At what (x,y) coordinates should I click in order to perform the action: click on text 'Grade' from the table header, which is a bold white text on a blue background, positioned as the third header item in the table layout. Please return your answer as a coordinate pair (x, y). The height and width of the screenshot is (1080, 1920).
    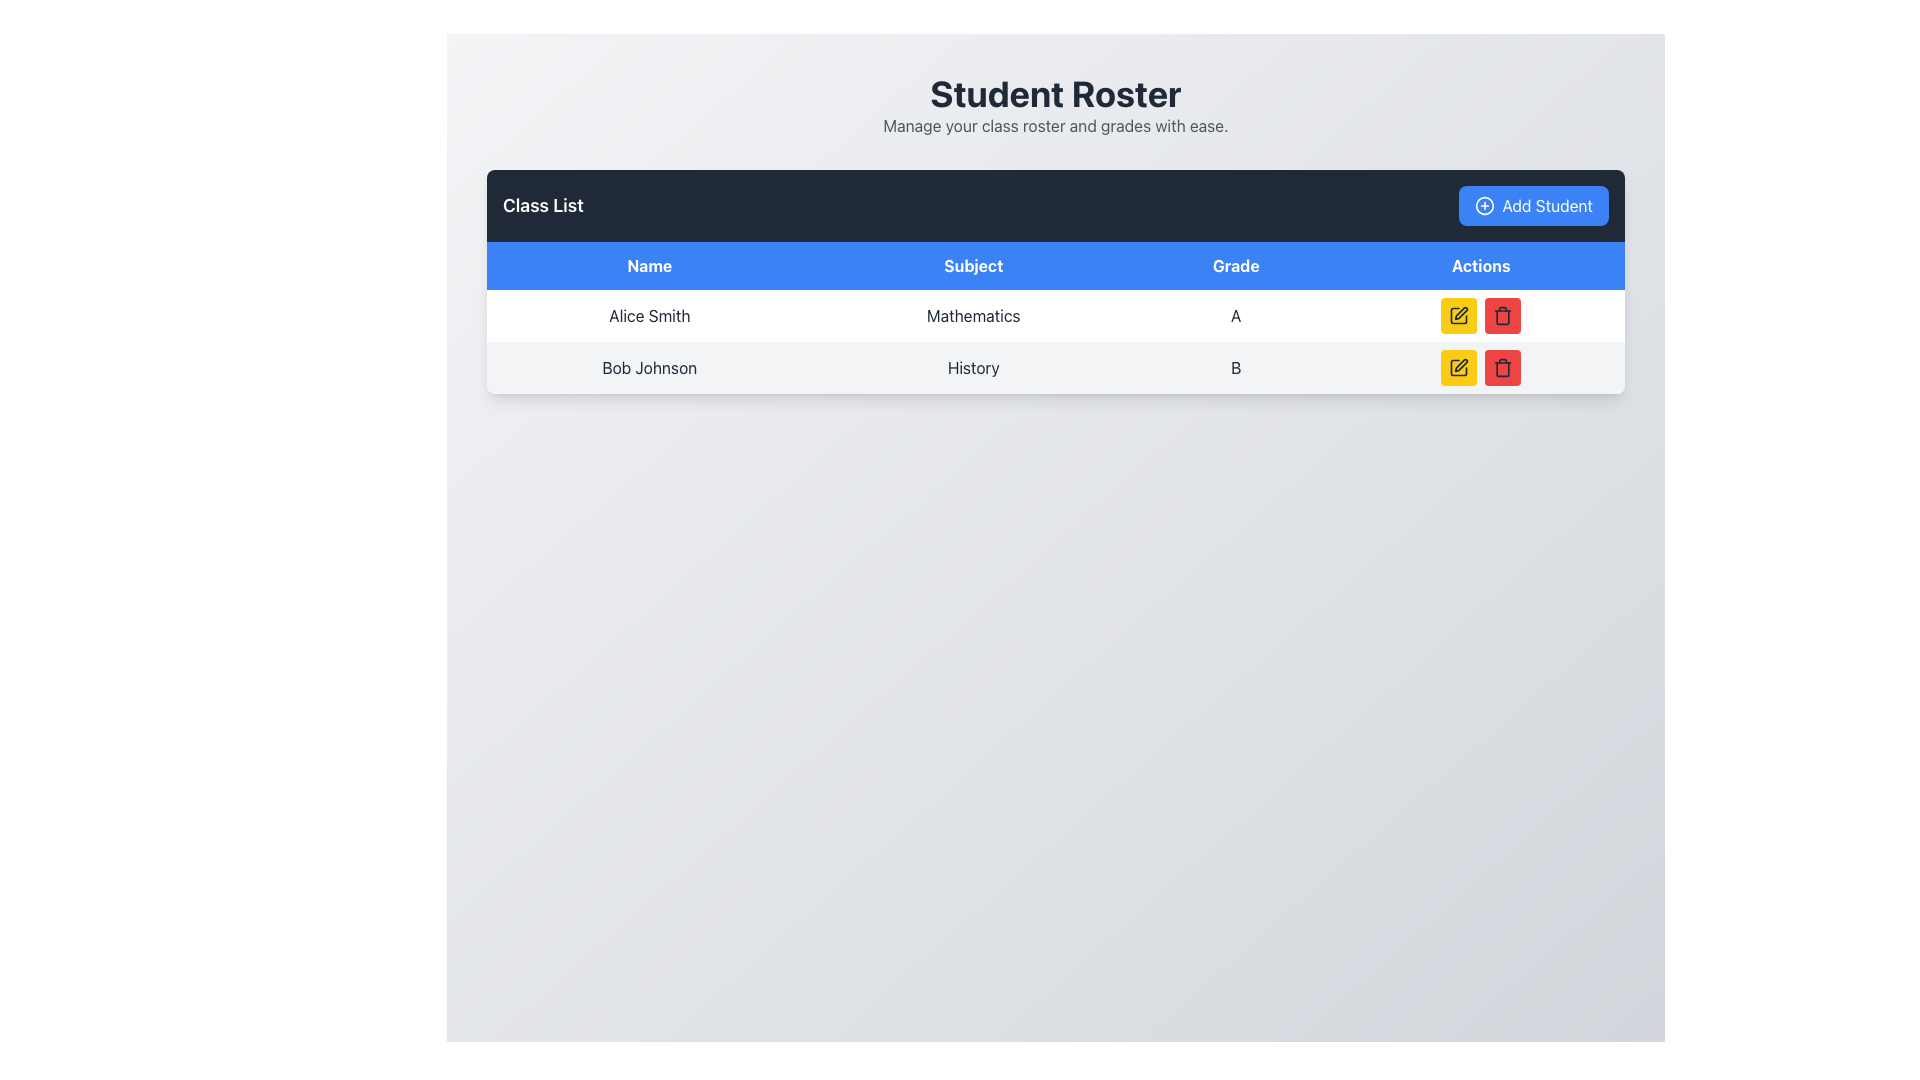
    Looking at the image, I should click on (1235, 265).